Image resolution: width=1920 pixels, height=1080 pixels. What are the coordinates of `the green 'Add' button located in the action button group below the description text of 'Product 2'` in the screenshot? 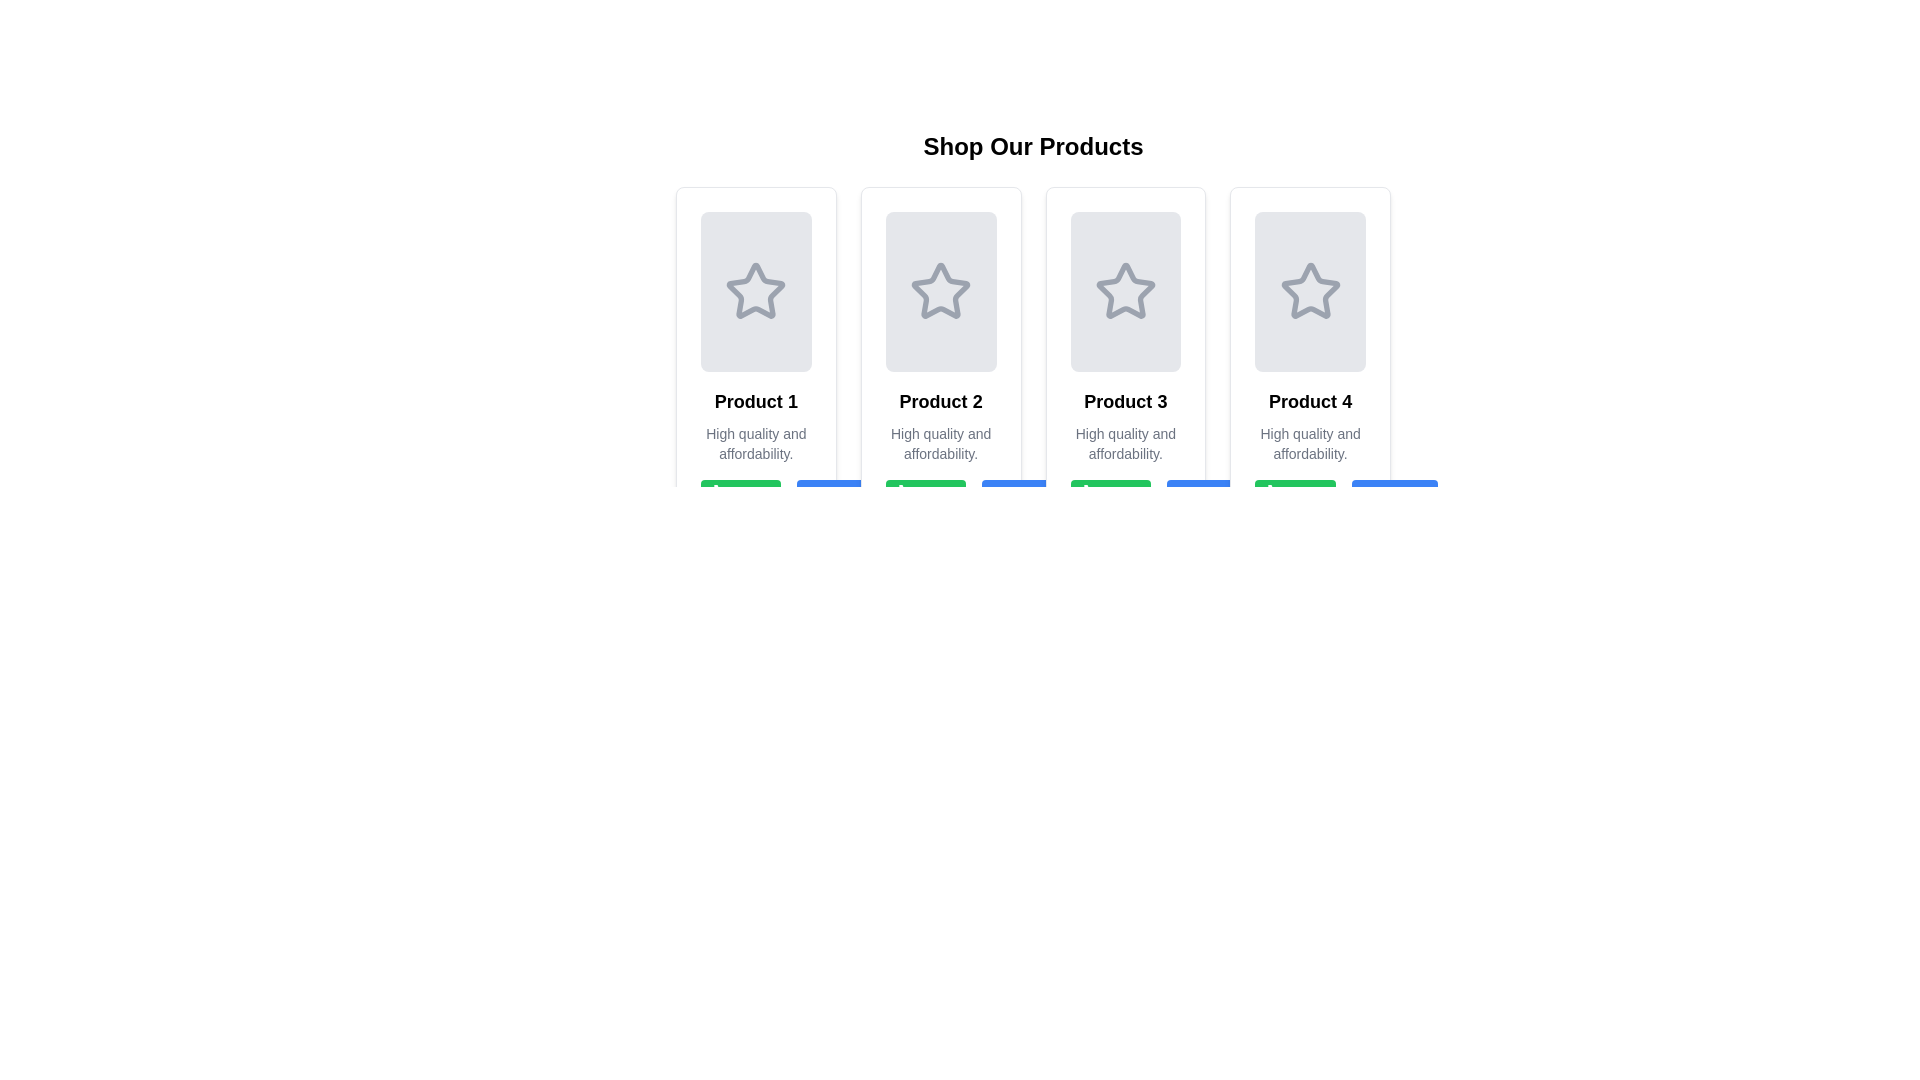 It's located at (940, 495).